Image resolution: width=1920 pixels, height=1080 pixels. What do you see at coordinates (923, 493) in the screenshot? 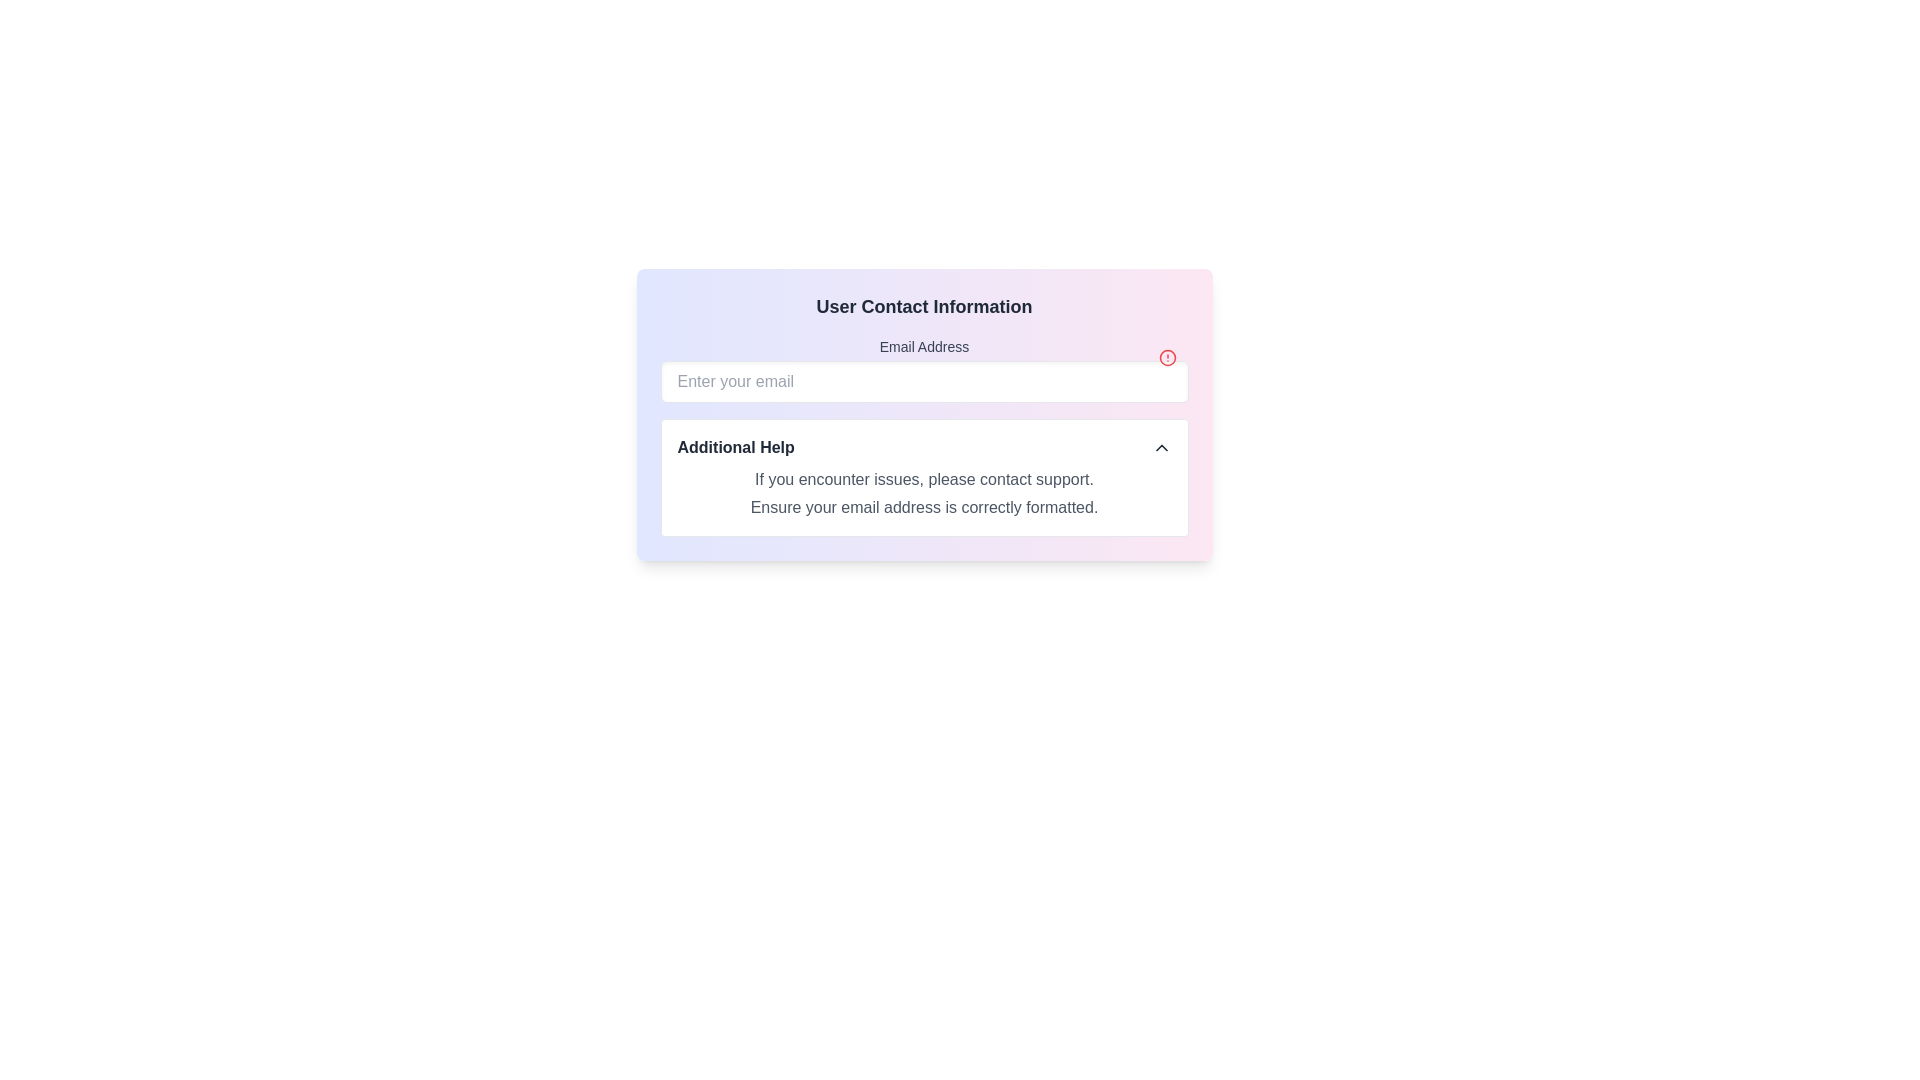
I see `informational text block located under the 'Additional Help' header, which contains guidance on contacting support and email formatting` at bounding box center [923, 493].